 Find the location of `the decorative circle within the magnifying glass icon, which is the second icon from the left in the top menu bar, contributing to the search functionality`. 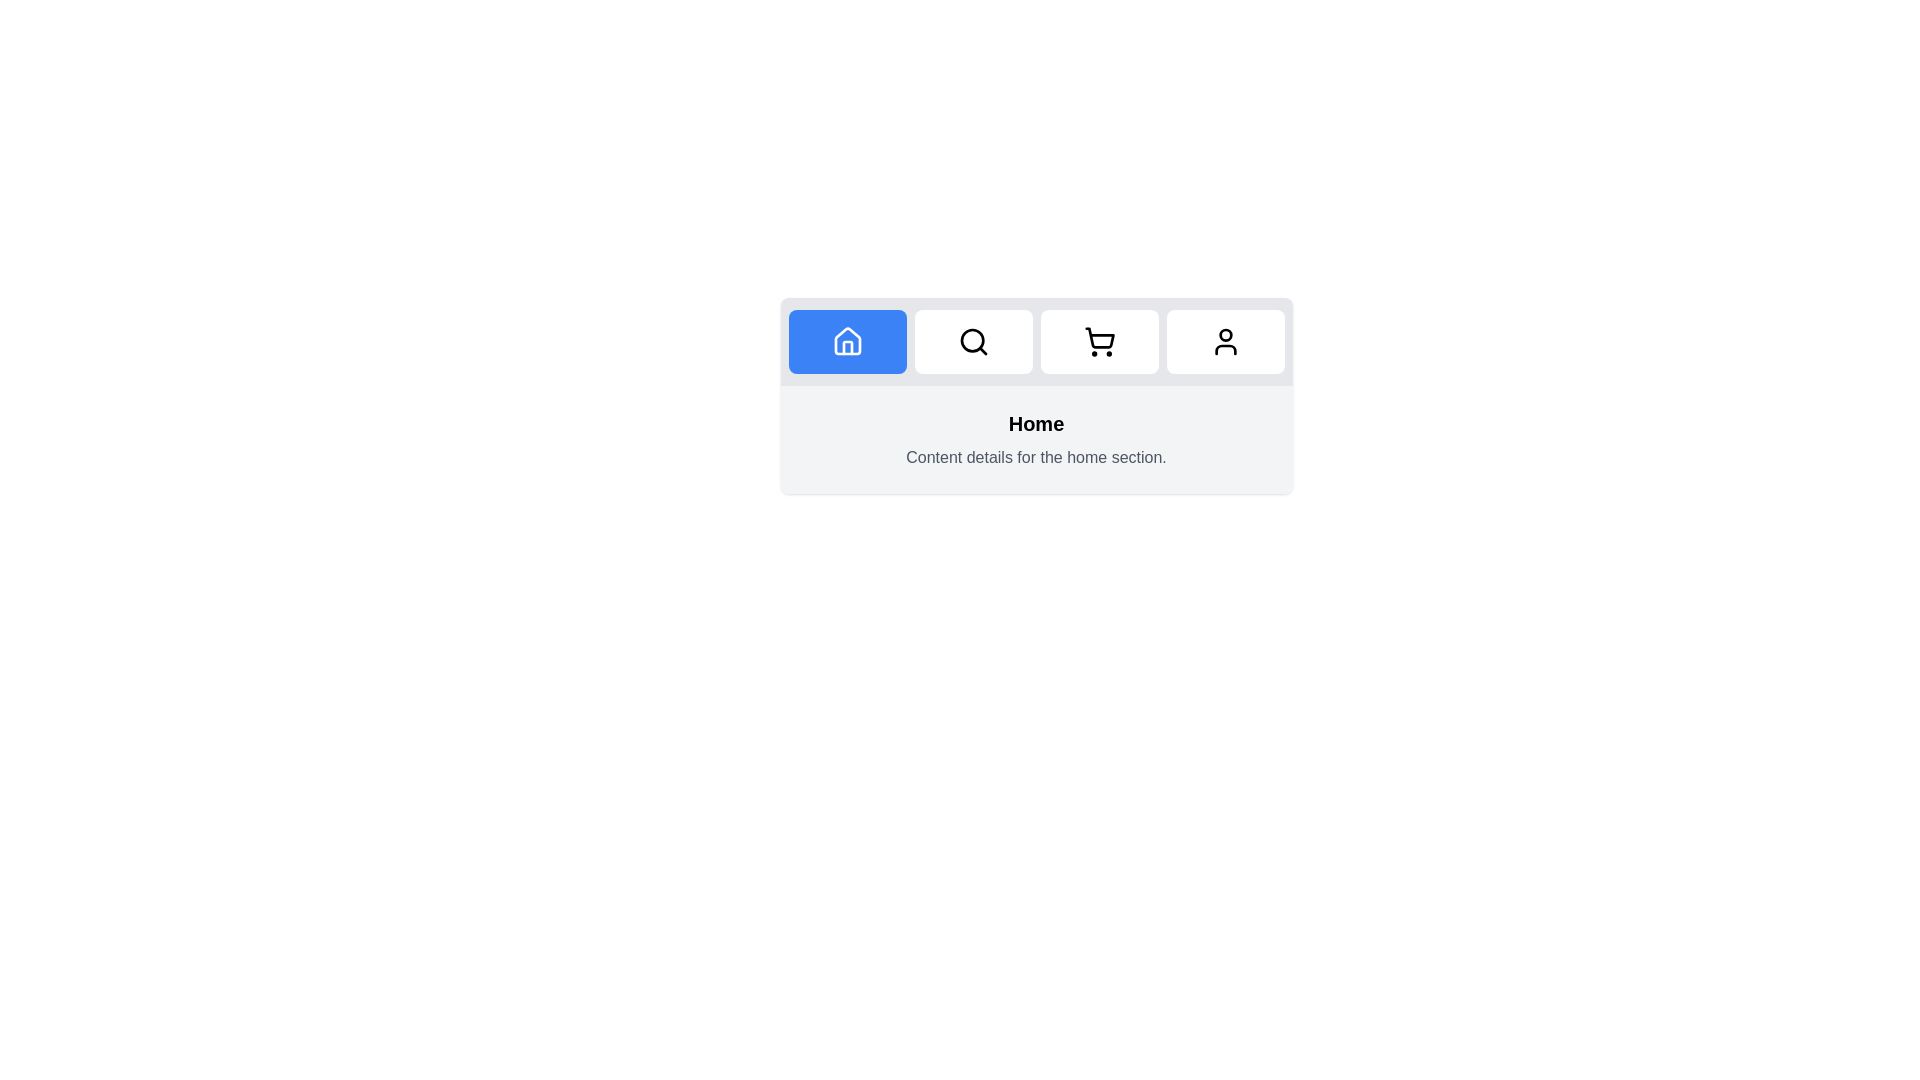

the decorative circle within the magnifying glass icon, which is the second icon from the left in the top menu bar, contributing to the search functionality is located at coordinates (972, 339).